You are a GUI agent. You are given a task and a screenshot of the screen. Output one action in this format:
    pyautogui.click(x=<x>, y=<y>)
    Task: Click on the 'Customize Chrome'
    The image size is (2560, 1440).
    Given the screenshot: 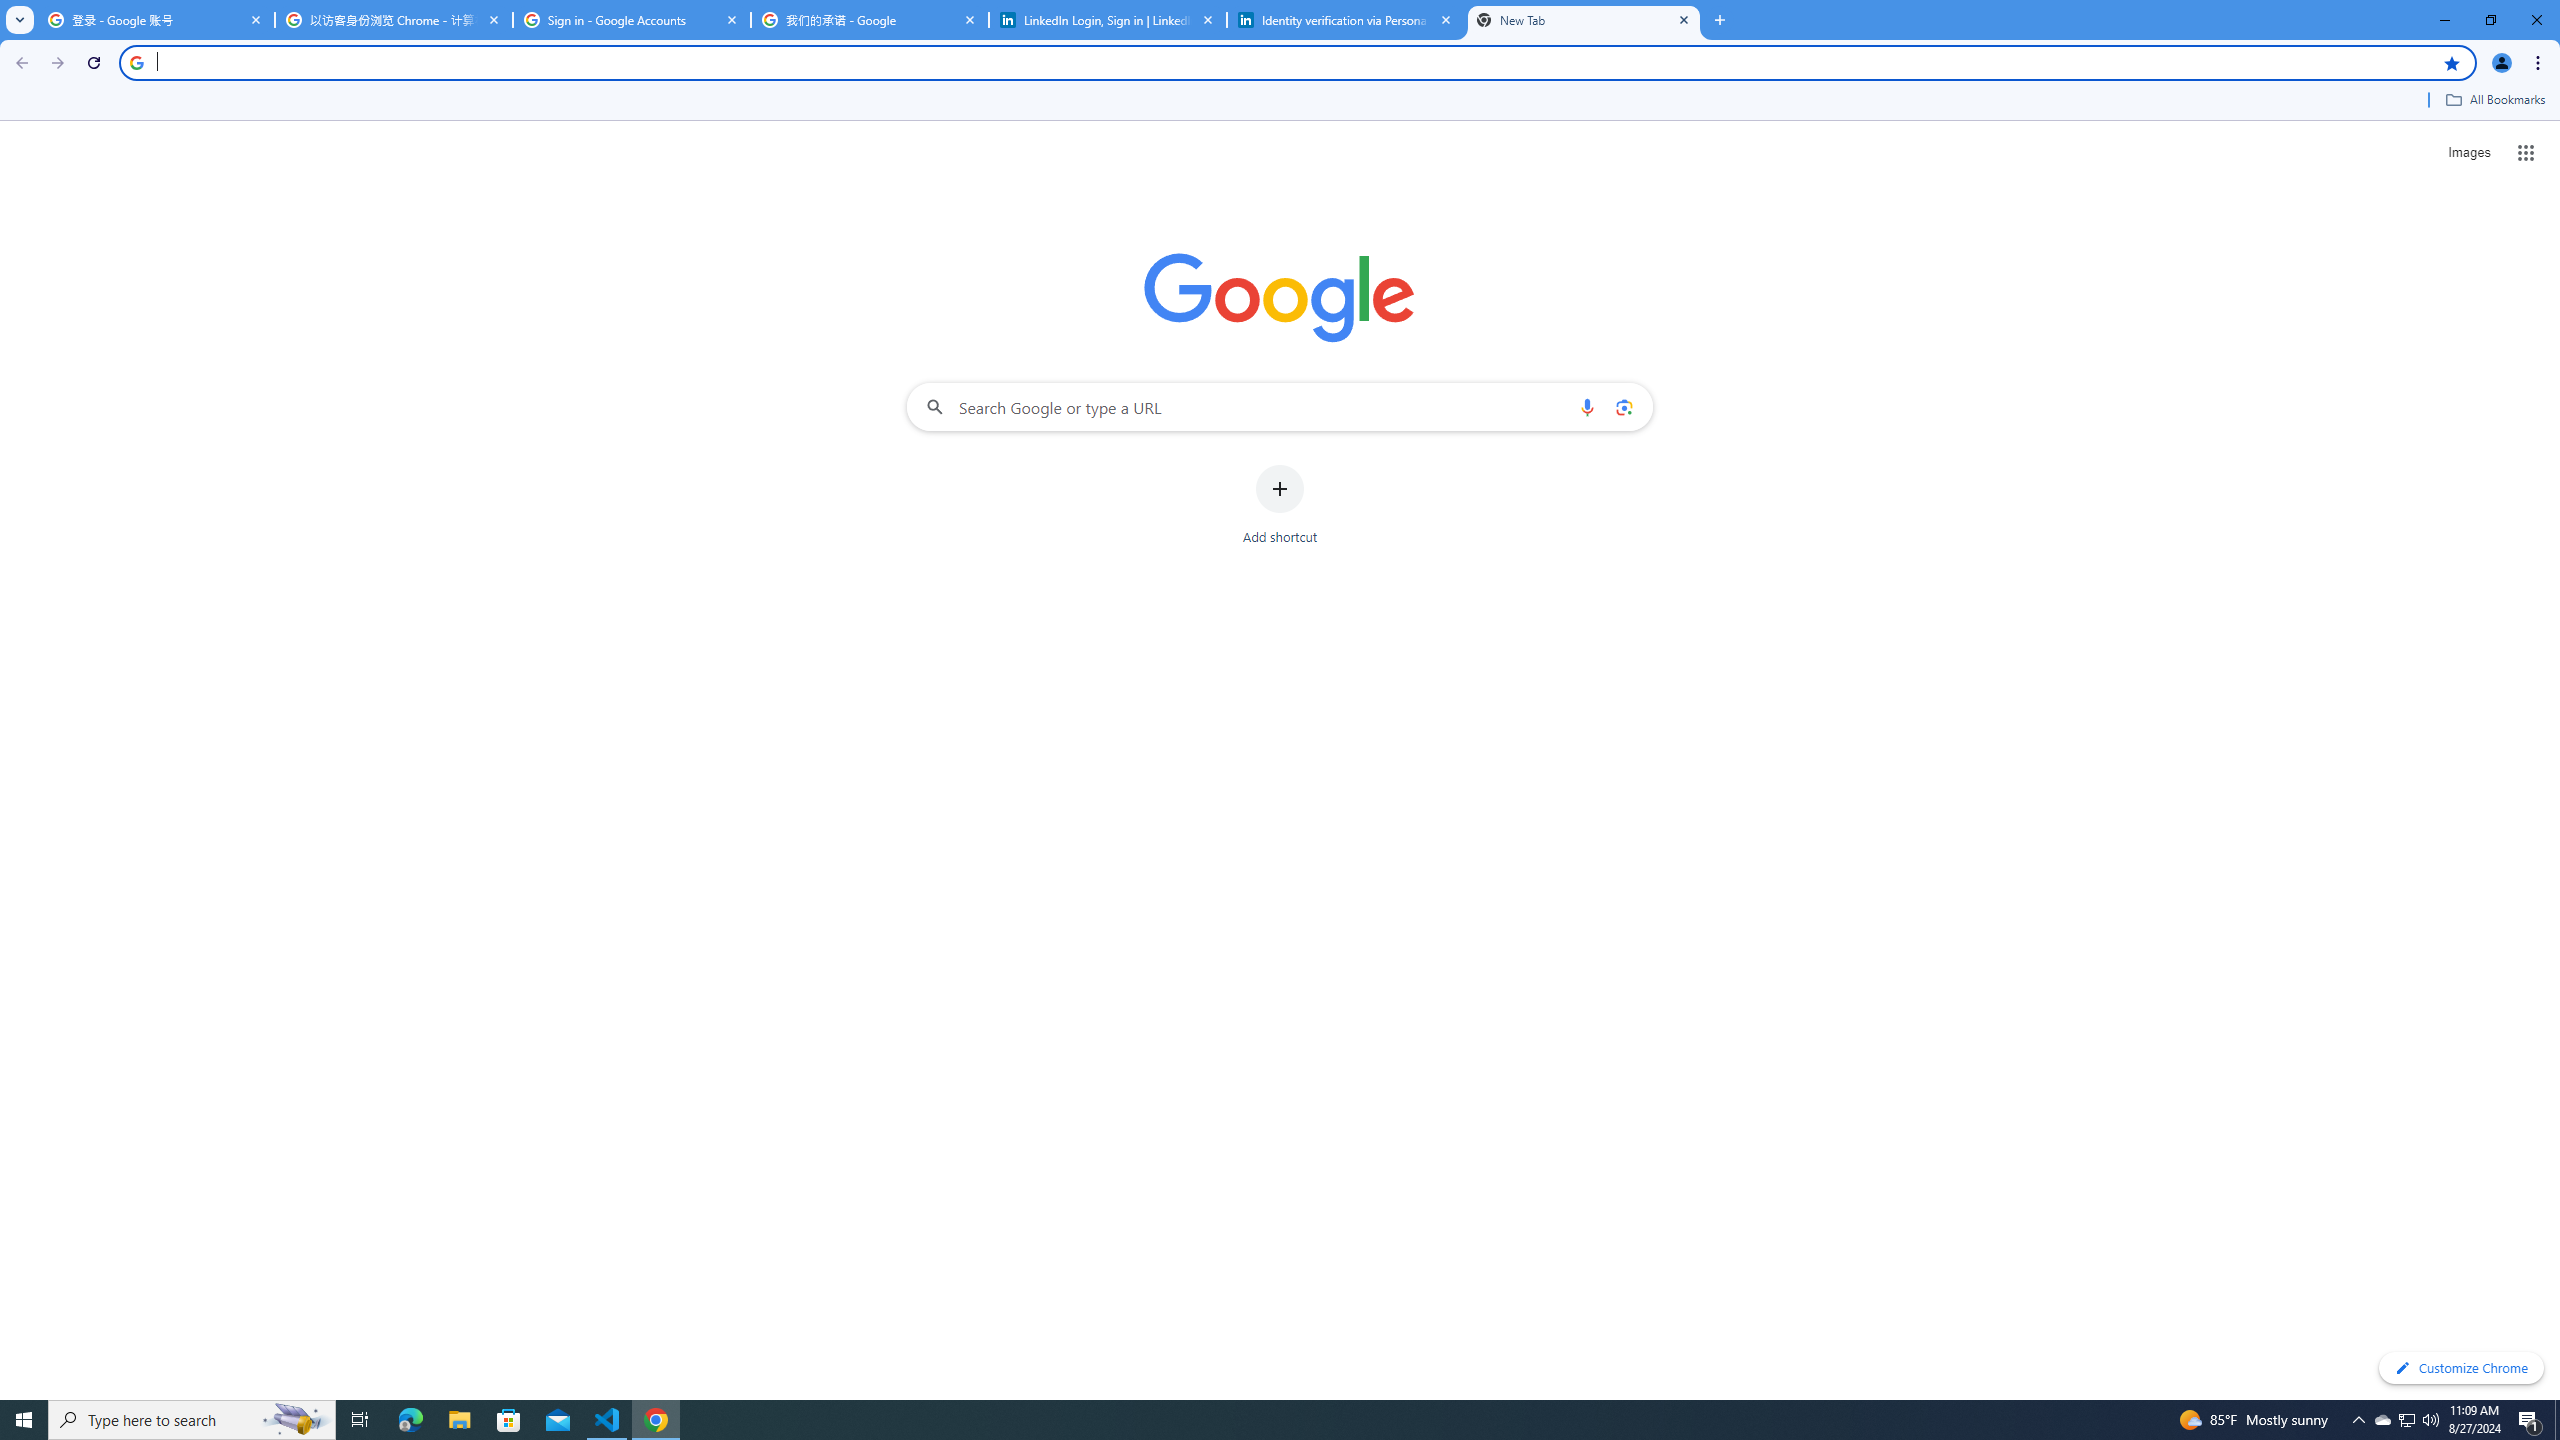 What is the action you would take?
    pyautogui.click(x=2461, y=1367)
    